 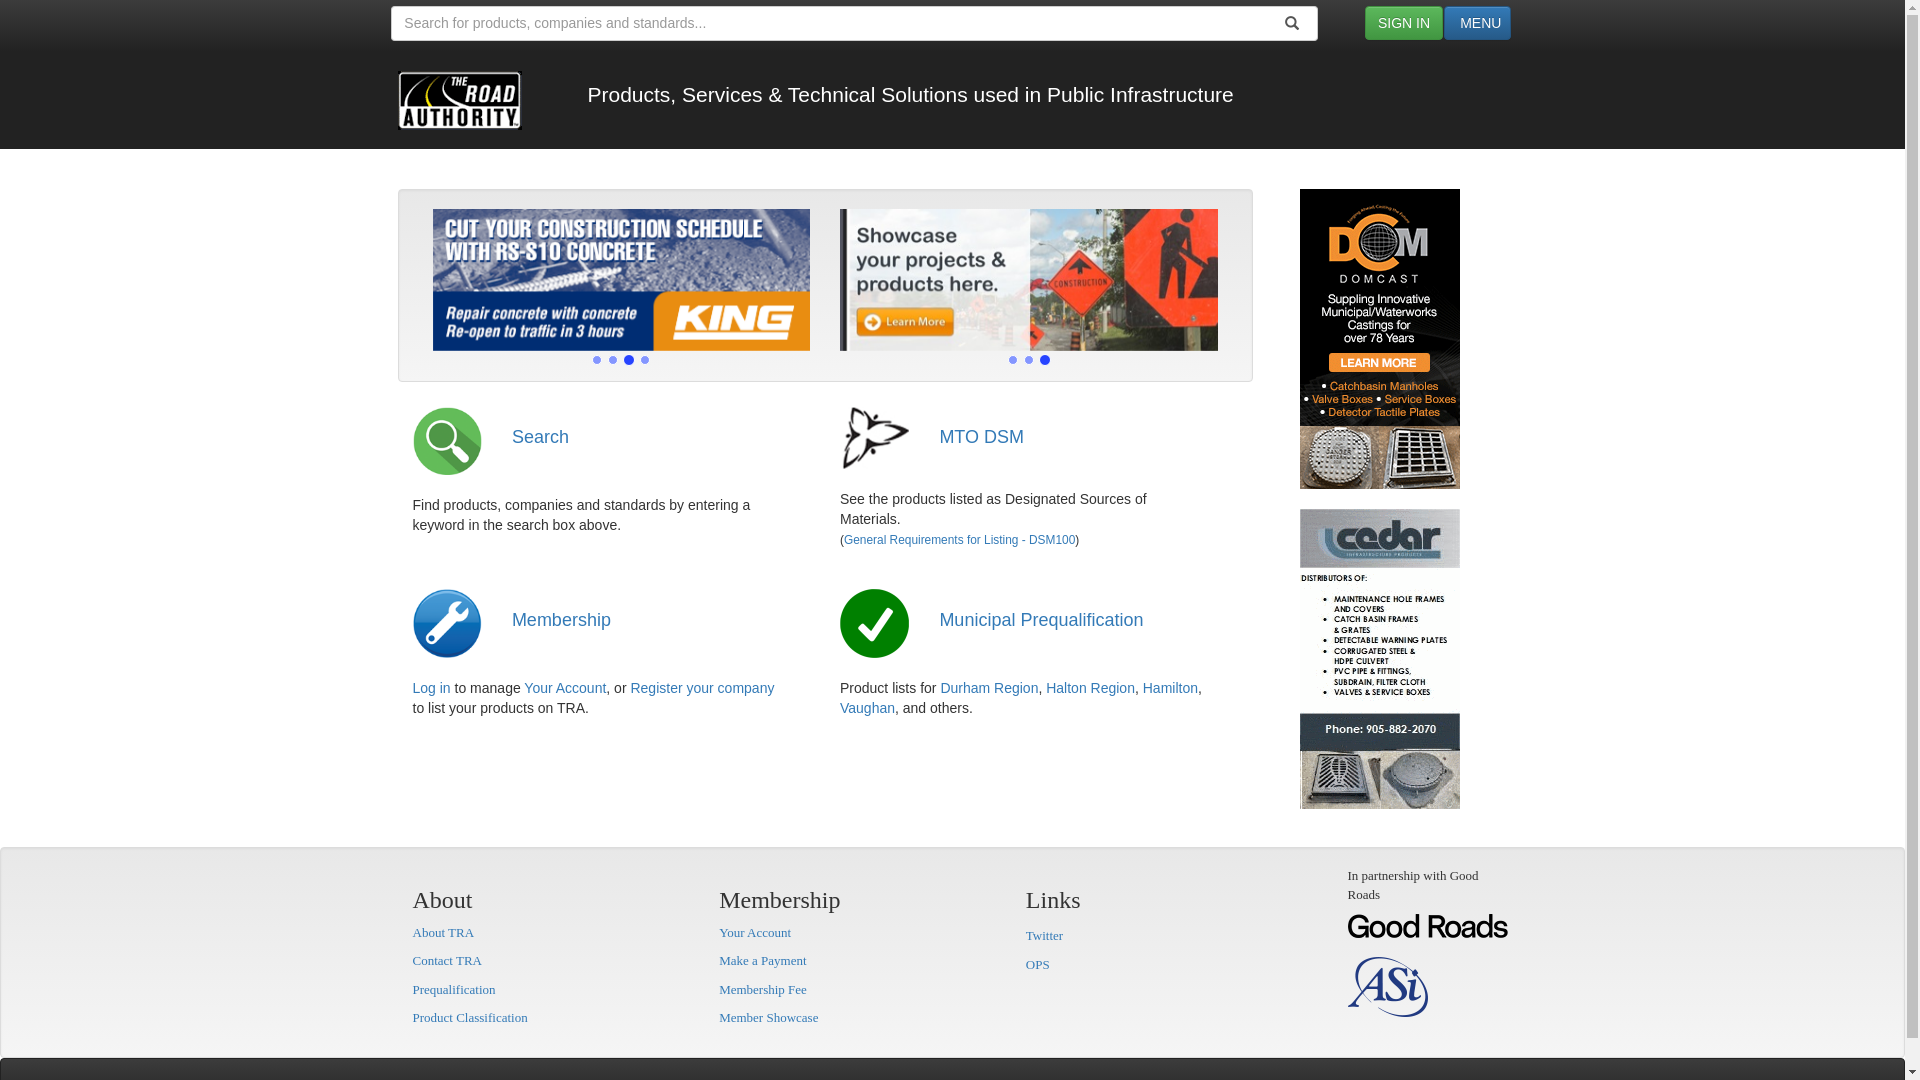 What do you see at coordinates (761, 959) in the screenshot?
I see `'Make a Payment'` at bounding box center [761, 959].